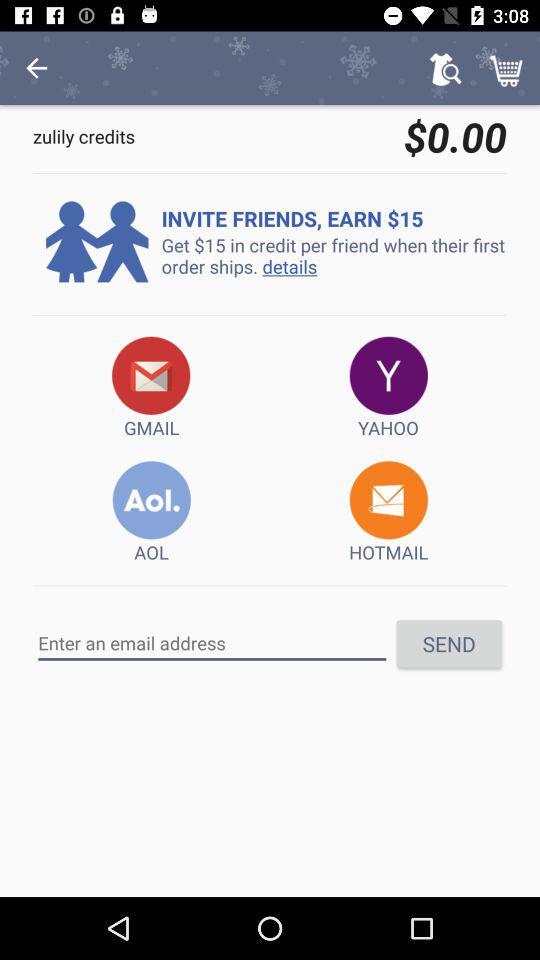 Image resolution: width=540 pixels, height=960 pixels. What do you see at coordinates (36, 68) in the screenshot?
I see `icon next to $0.00` at bounding box center [36, 68].